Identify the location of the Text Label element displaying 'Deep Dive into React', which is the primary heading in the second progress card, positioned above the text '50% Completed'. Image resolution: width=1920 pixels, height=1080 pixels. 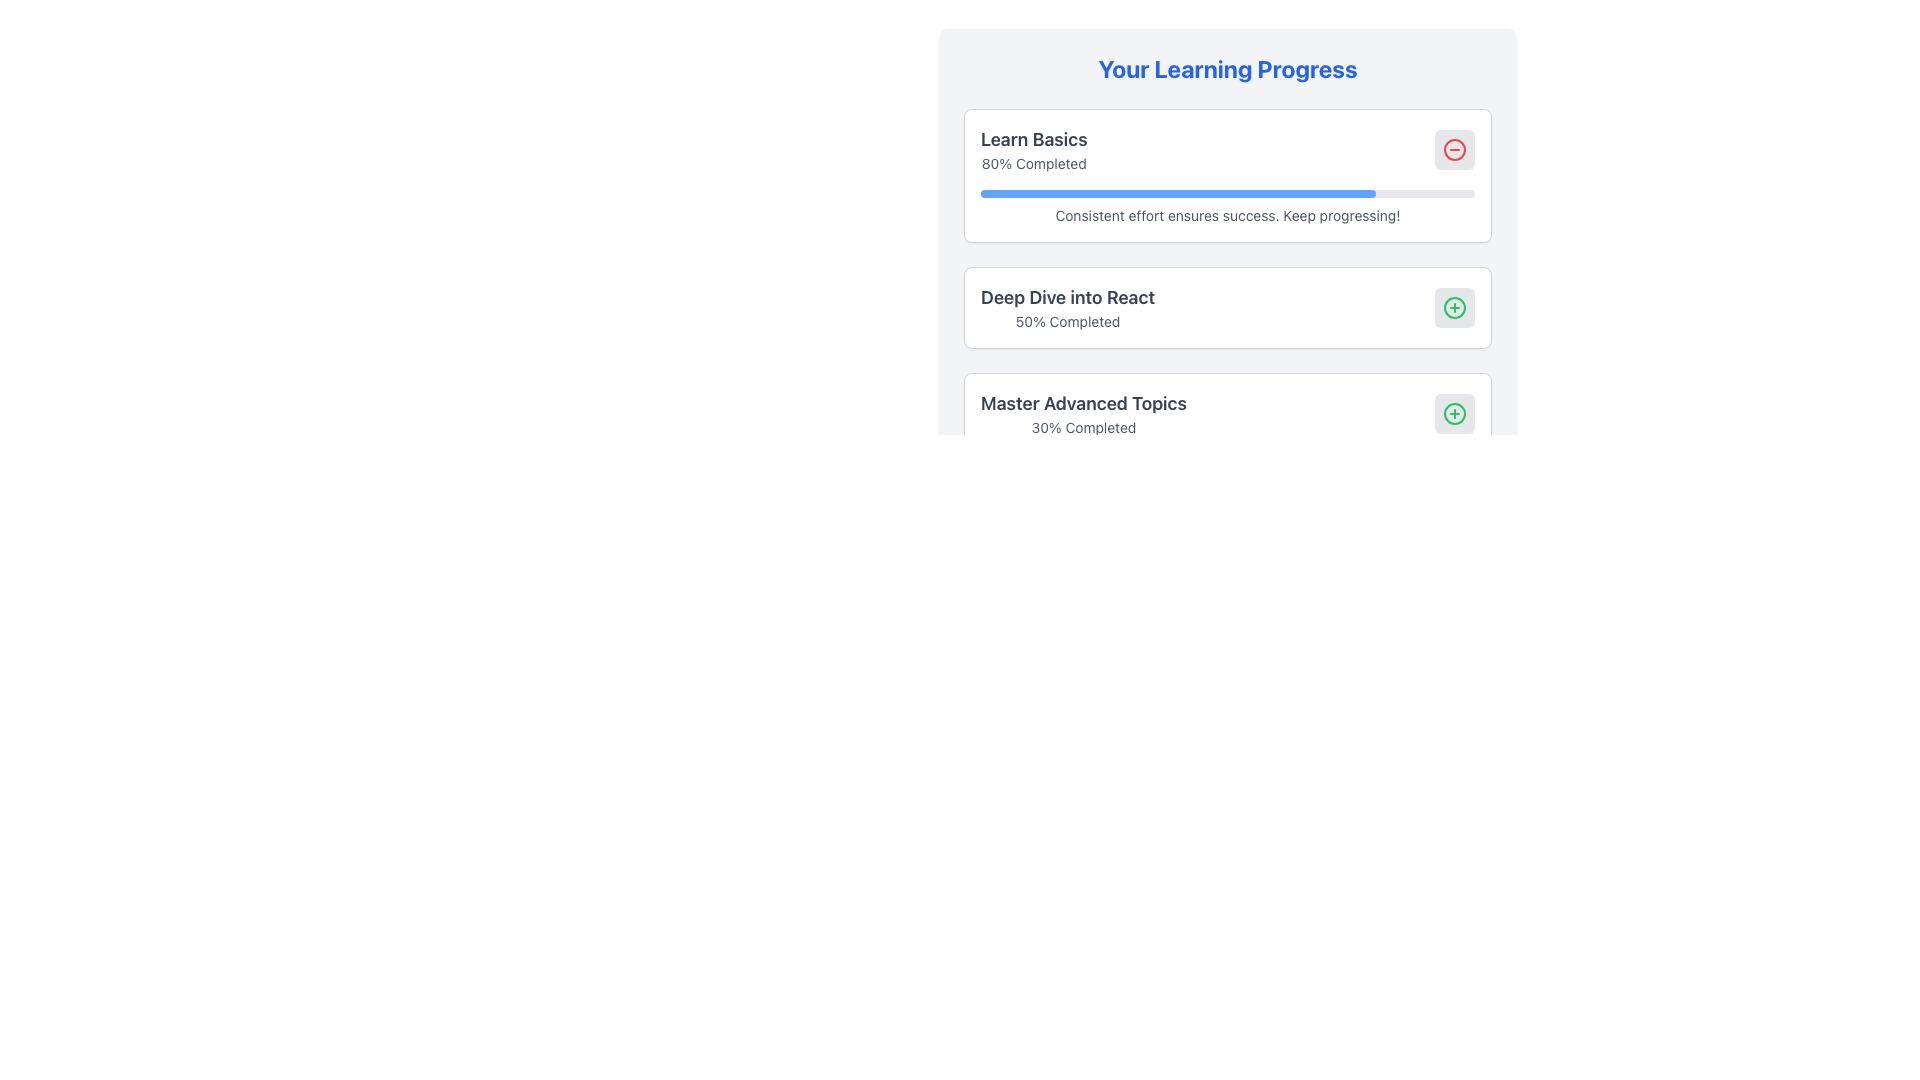
(1067, 297).